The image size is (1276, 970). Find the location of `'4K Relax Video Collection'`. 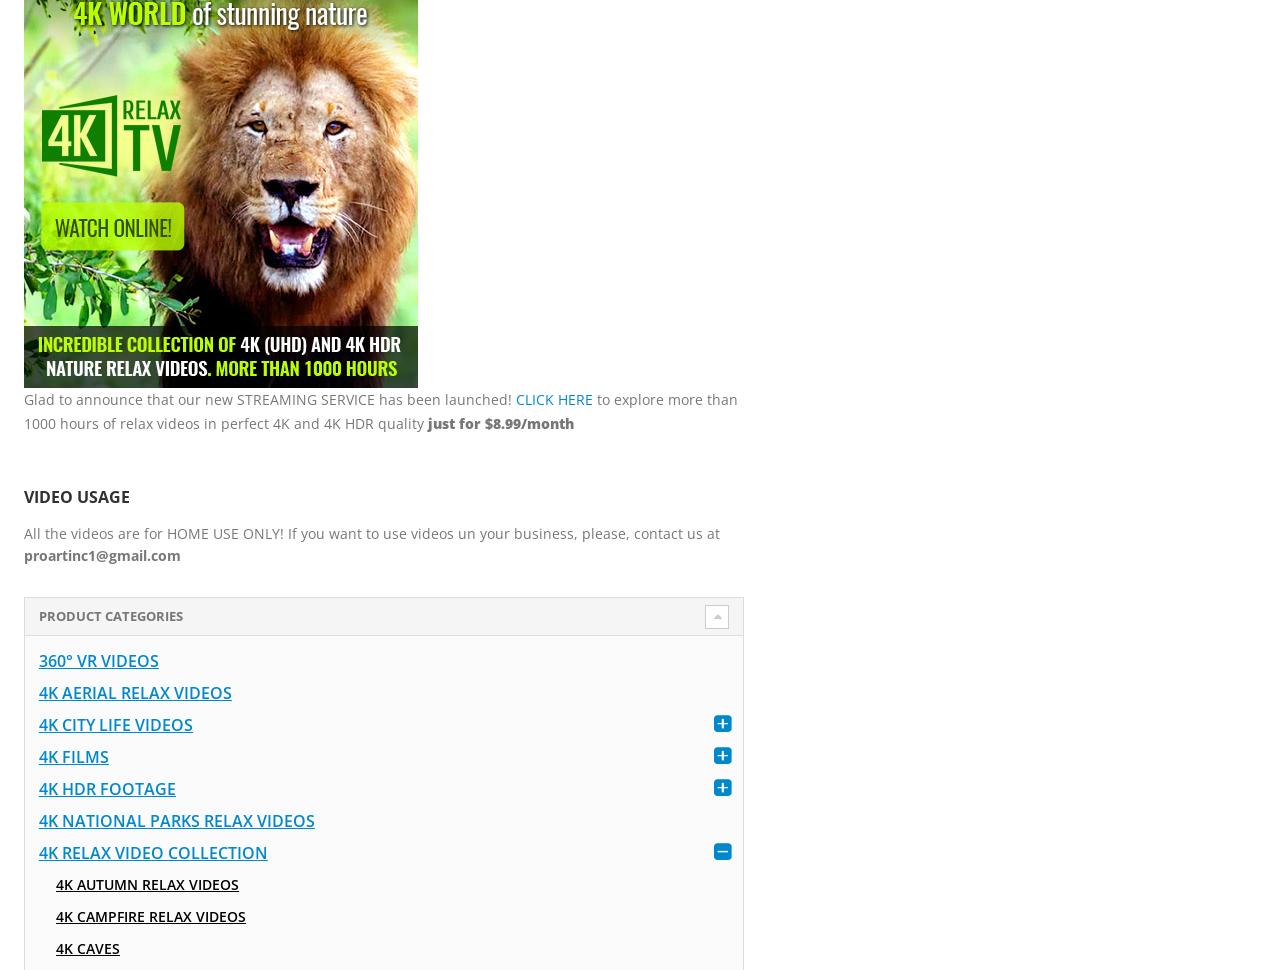

'4K Relax Video Collection' is located at coordinates (152, 852).